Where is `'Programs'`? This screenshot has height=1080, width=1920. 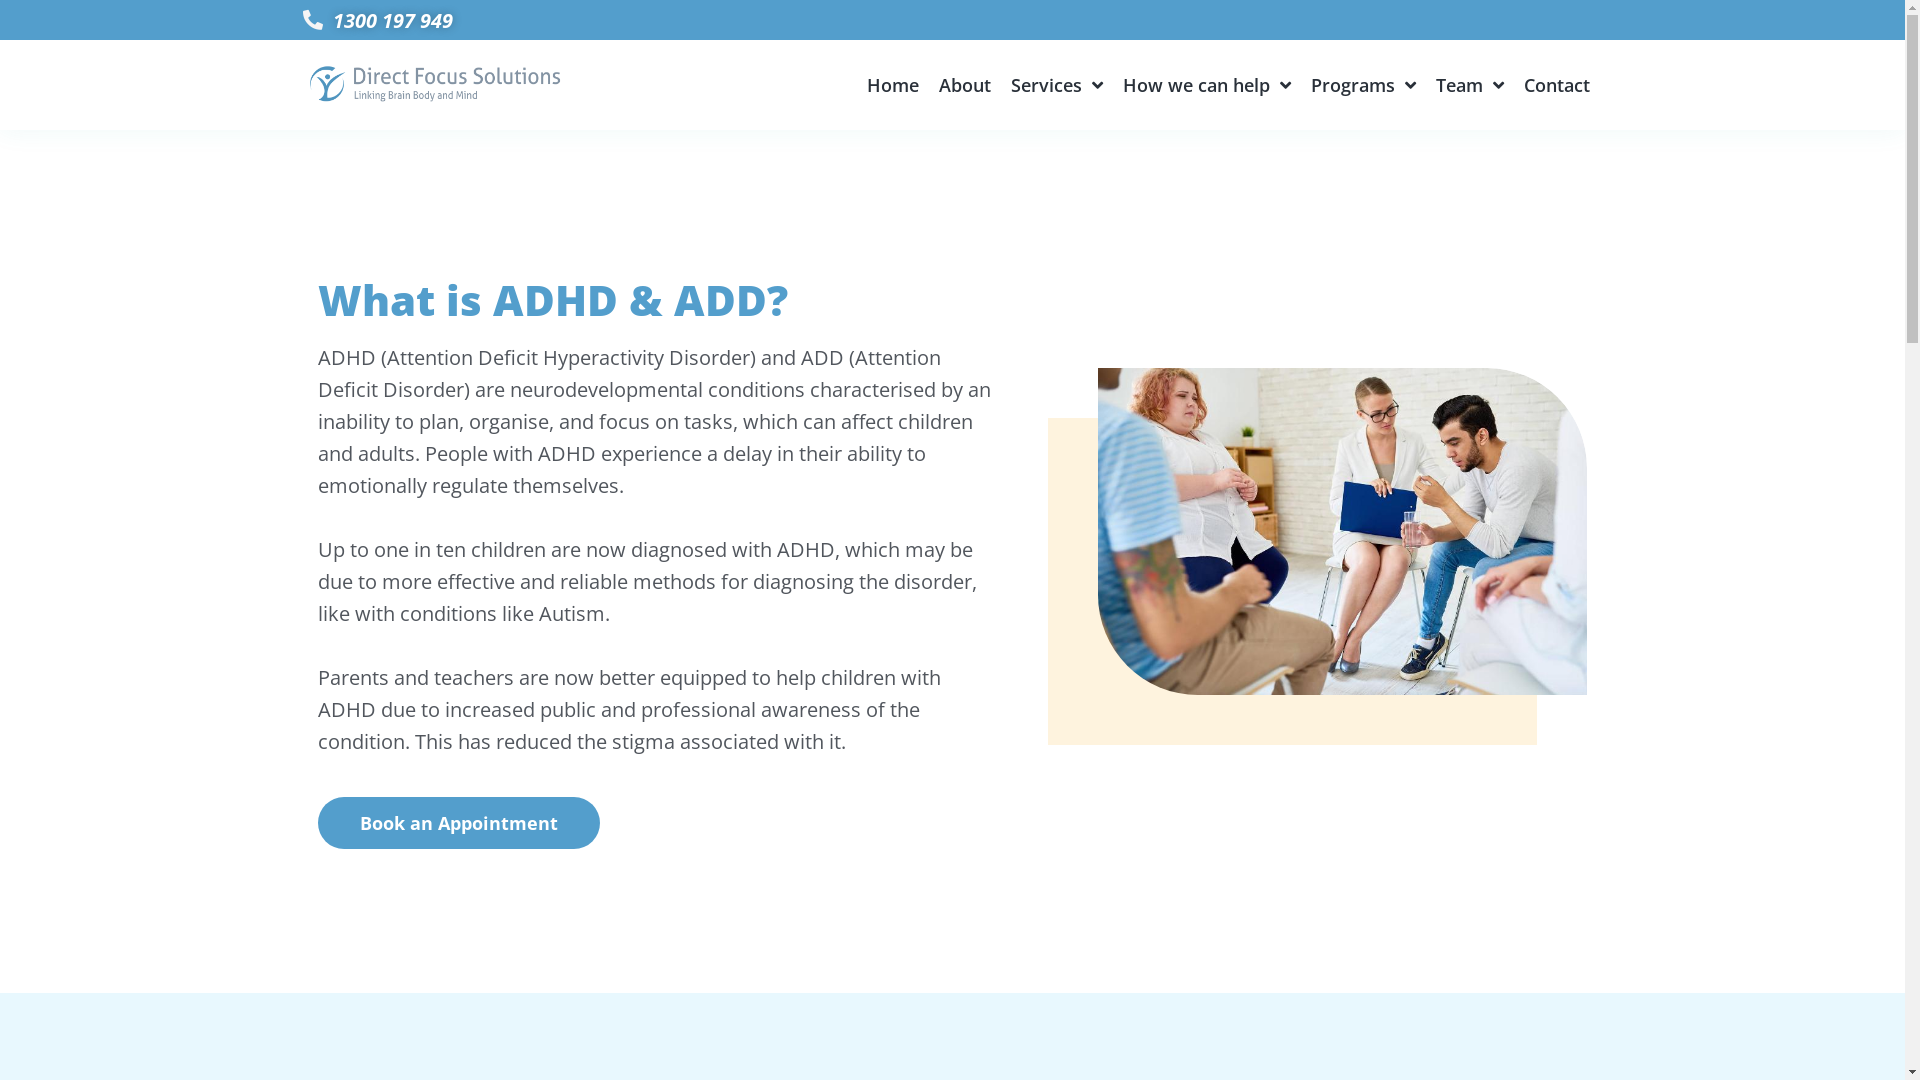
'Programs' is located at coordinates (1310, 83).